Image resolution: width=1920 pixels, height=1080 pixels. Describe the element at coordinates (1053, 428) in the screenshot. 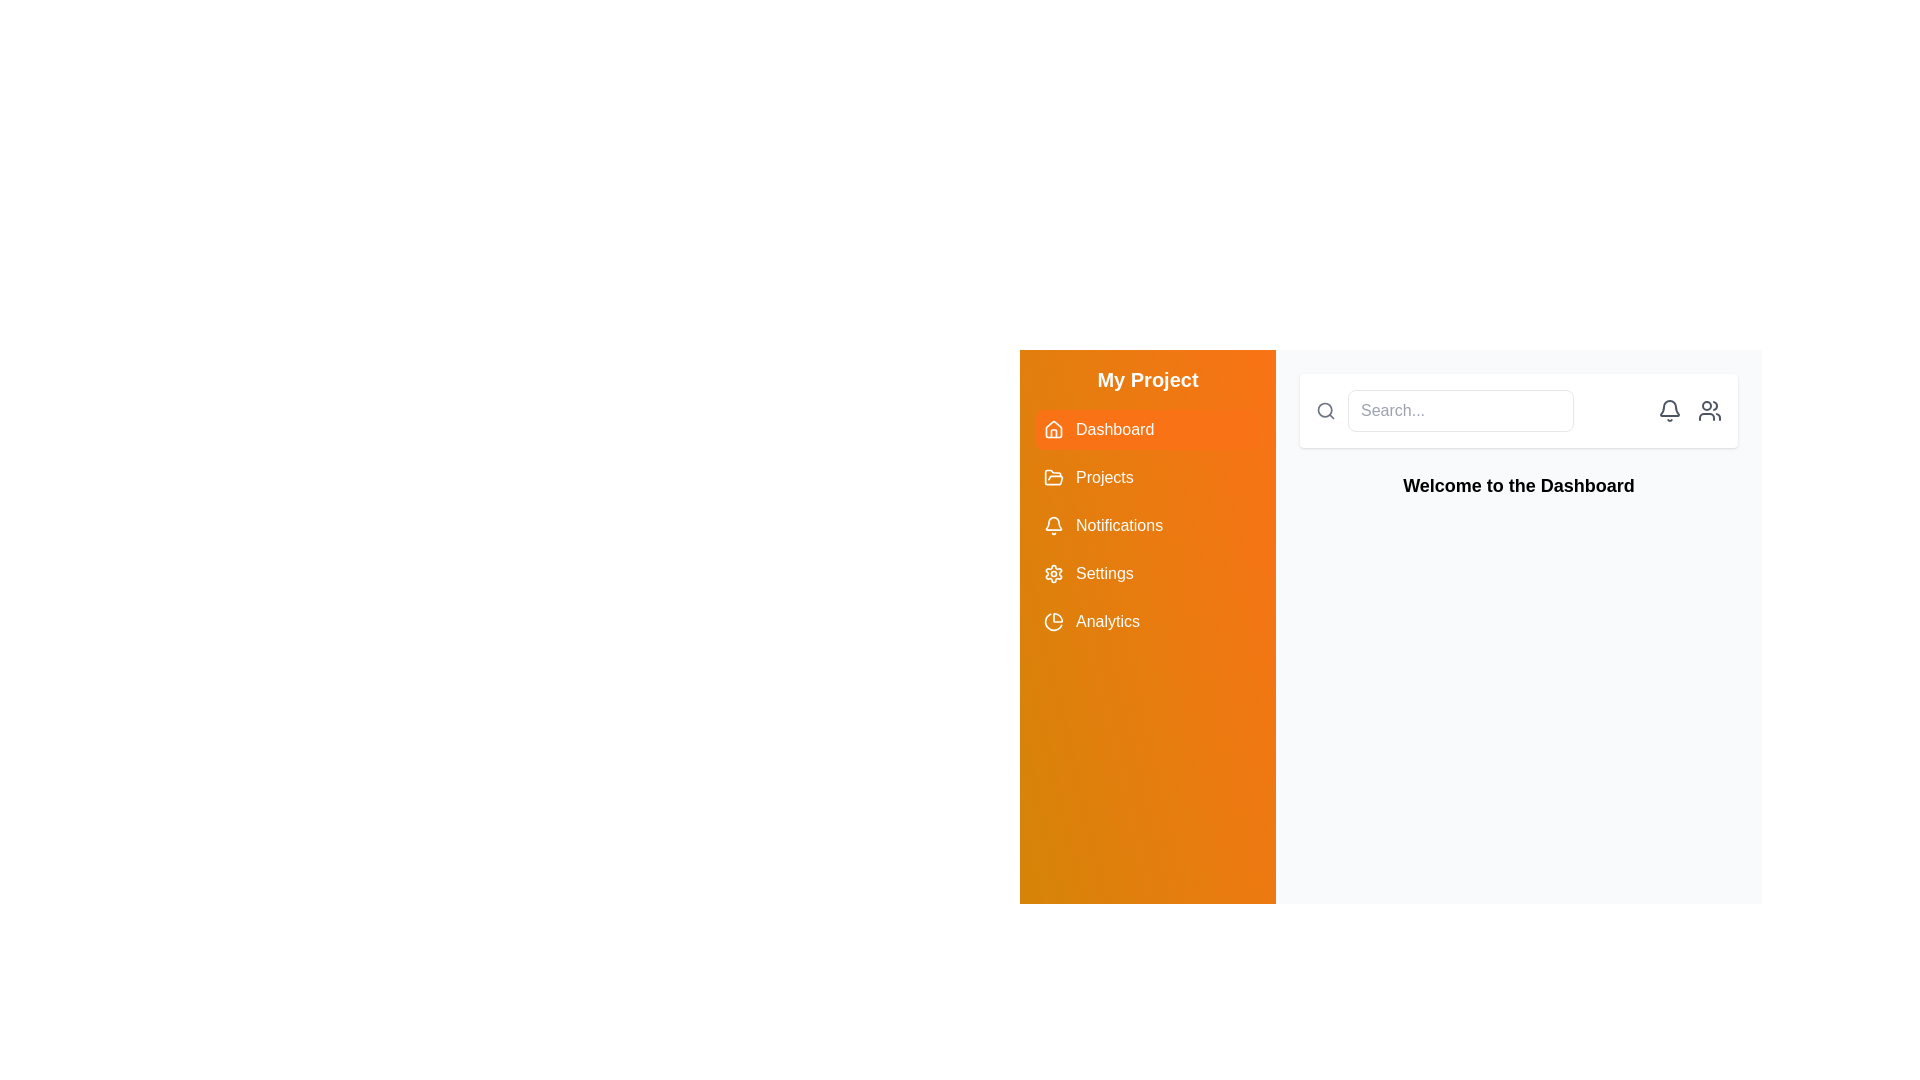

I see `the 'Dashboard' SVG Icon located at the top of the orange-shaded sidebar menu on the left side of the interface` at that location.